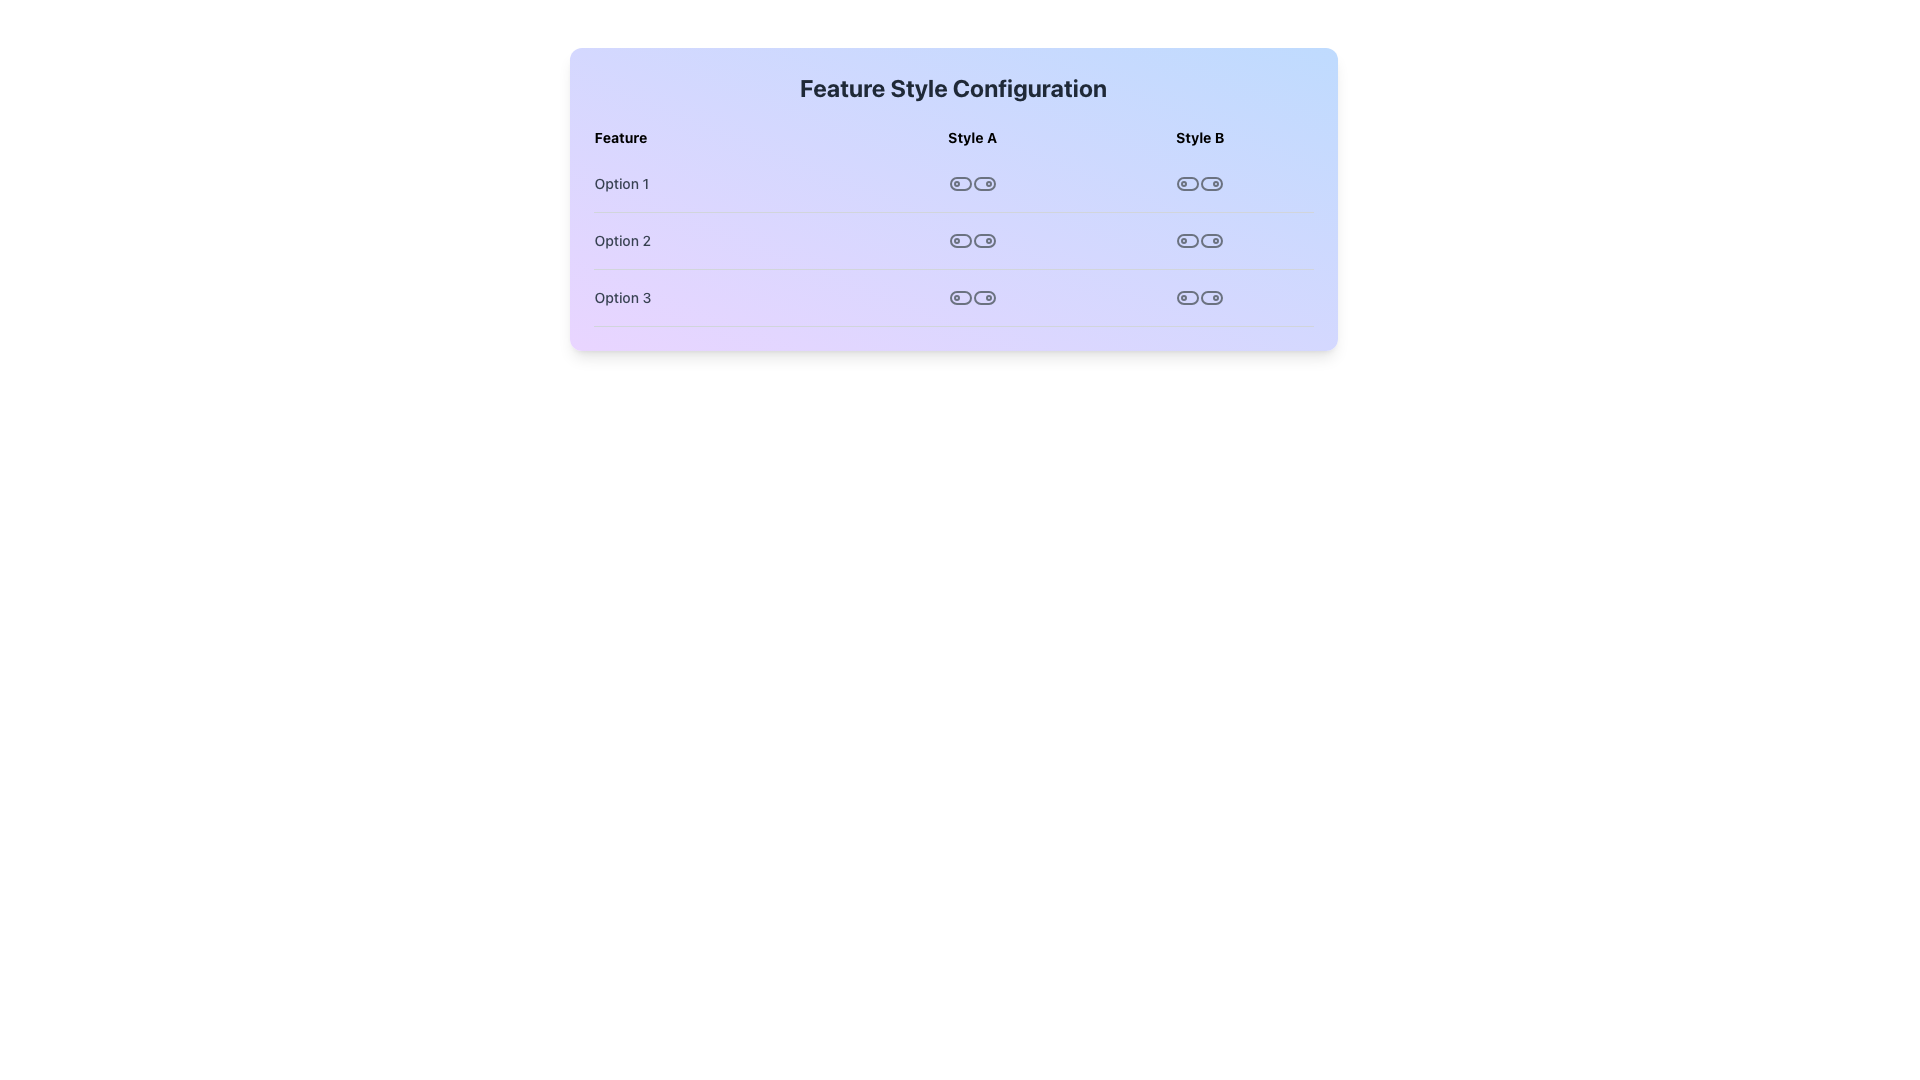 This screenshot has height=1080, width=1920. Describe the element at coordinates (1188, 184) in the screenshot. I see `the rounded rectangle with a light gray outline located near the right edge of the toggle switch group for 'Style B' in the first row of the 'Feature Style Configuration' table` at that location.